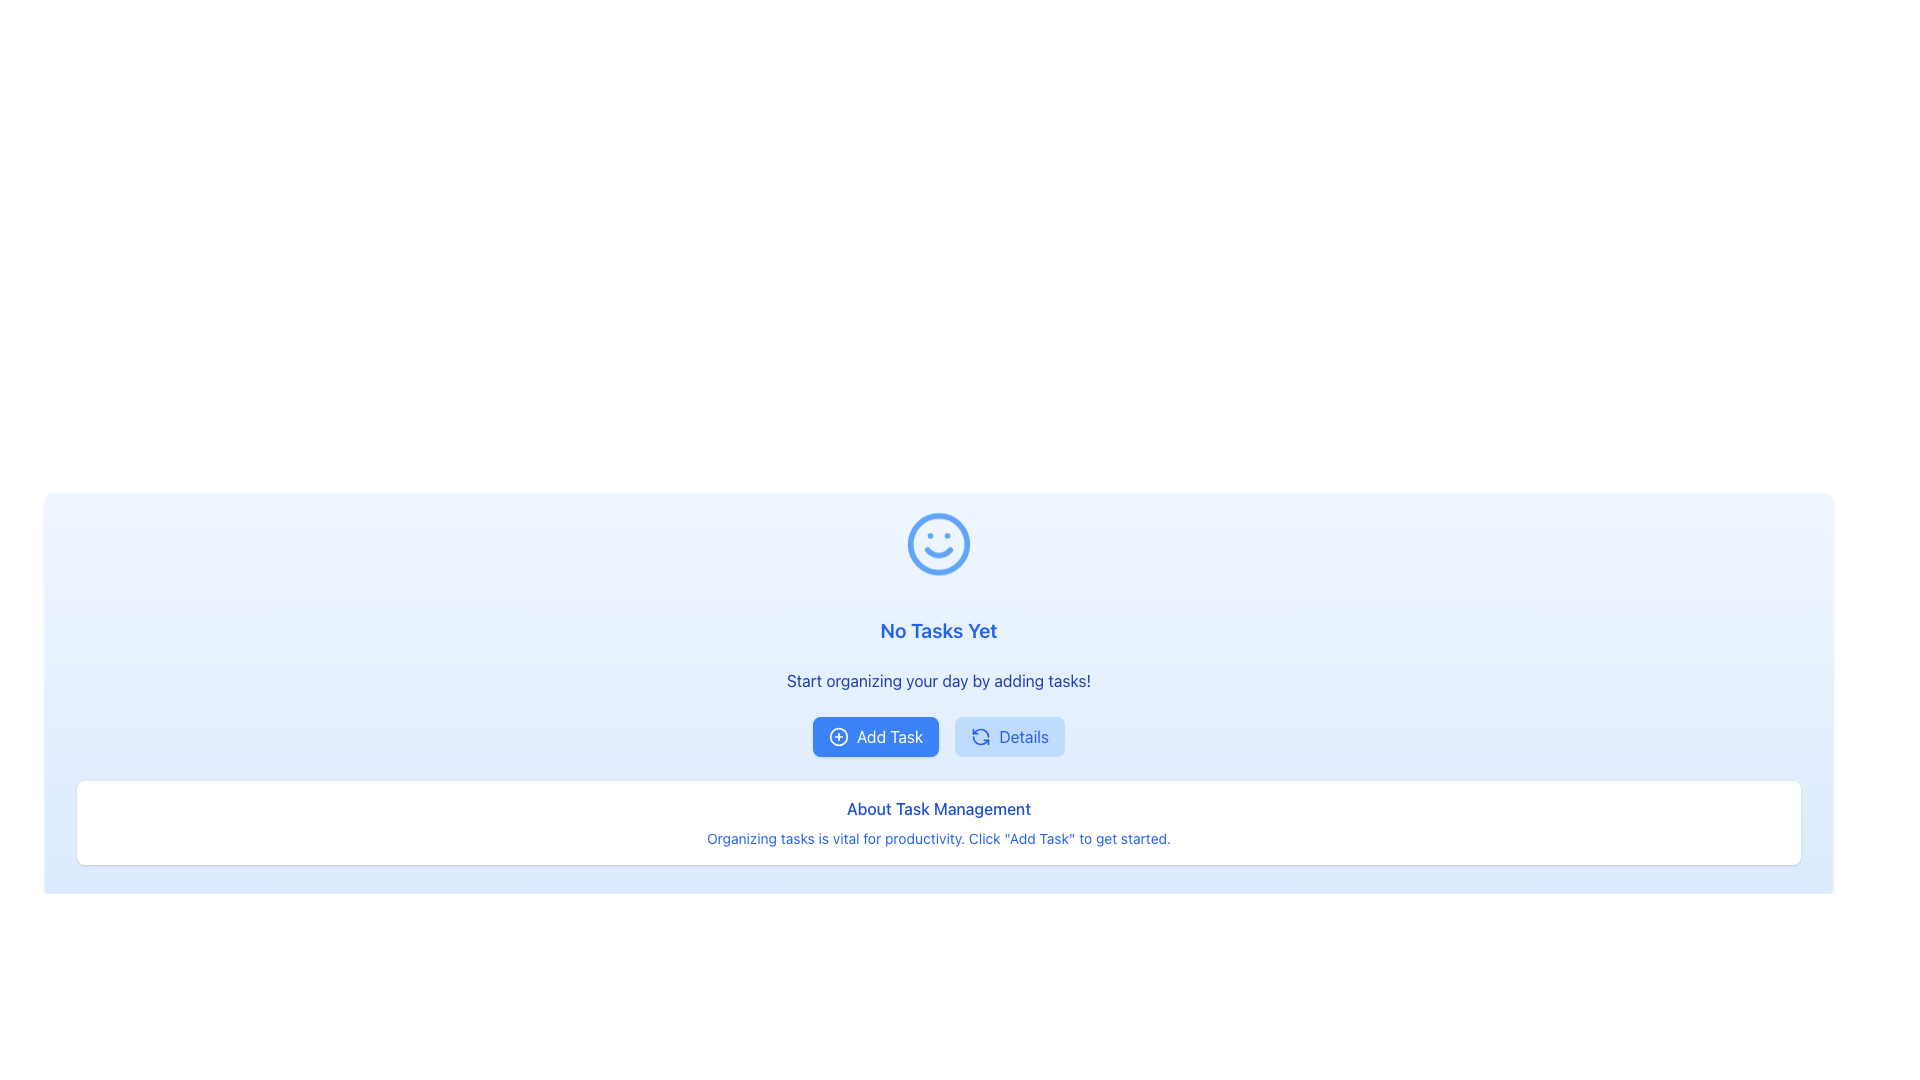 The width and height of the screenshot is (1920, 1080). I want to click on the static text that provides instructions or encouragement to the user, located beneath the 'No Tasks Yet' heading and above the 'Add Task' and 'Details' buttons, so click(938, 680).